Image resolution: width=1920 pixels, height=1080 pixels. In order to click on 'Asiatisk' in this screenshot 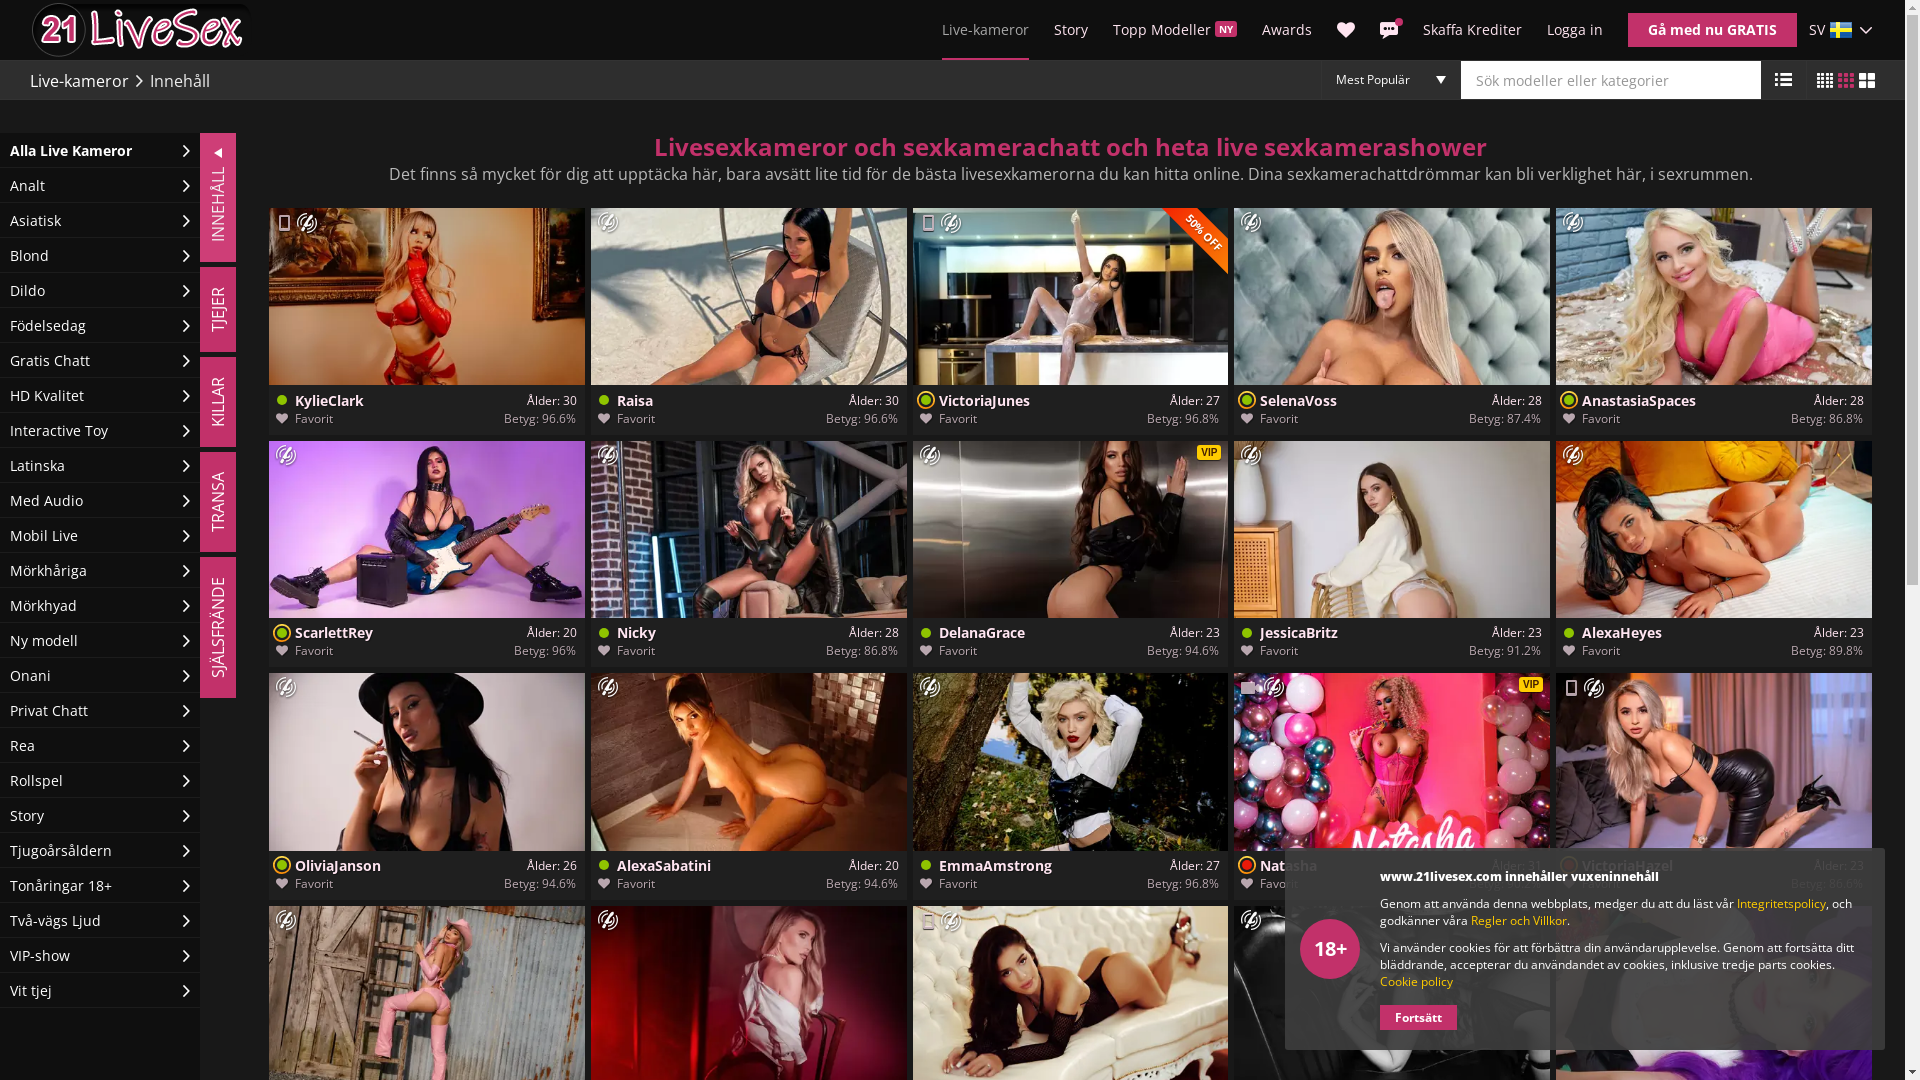, I will do `click(99, 220)`.